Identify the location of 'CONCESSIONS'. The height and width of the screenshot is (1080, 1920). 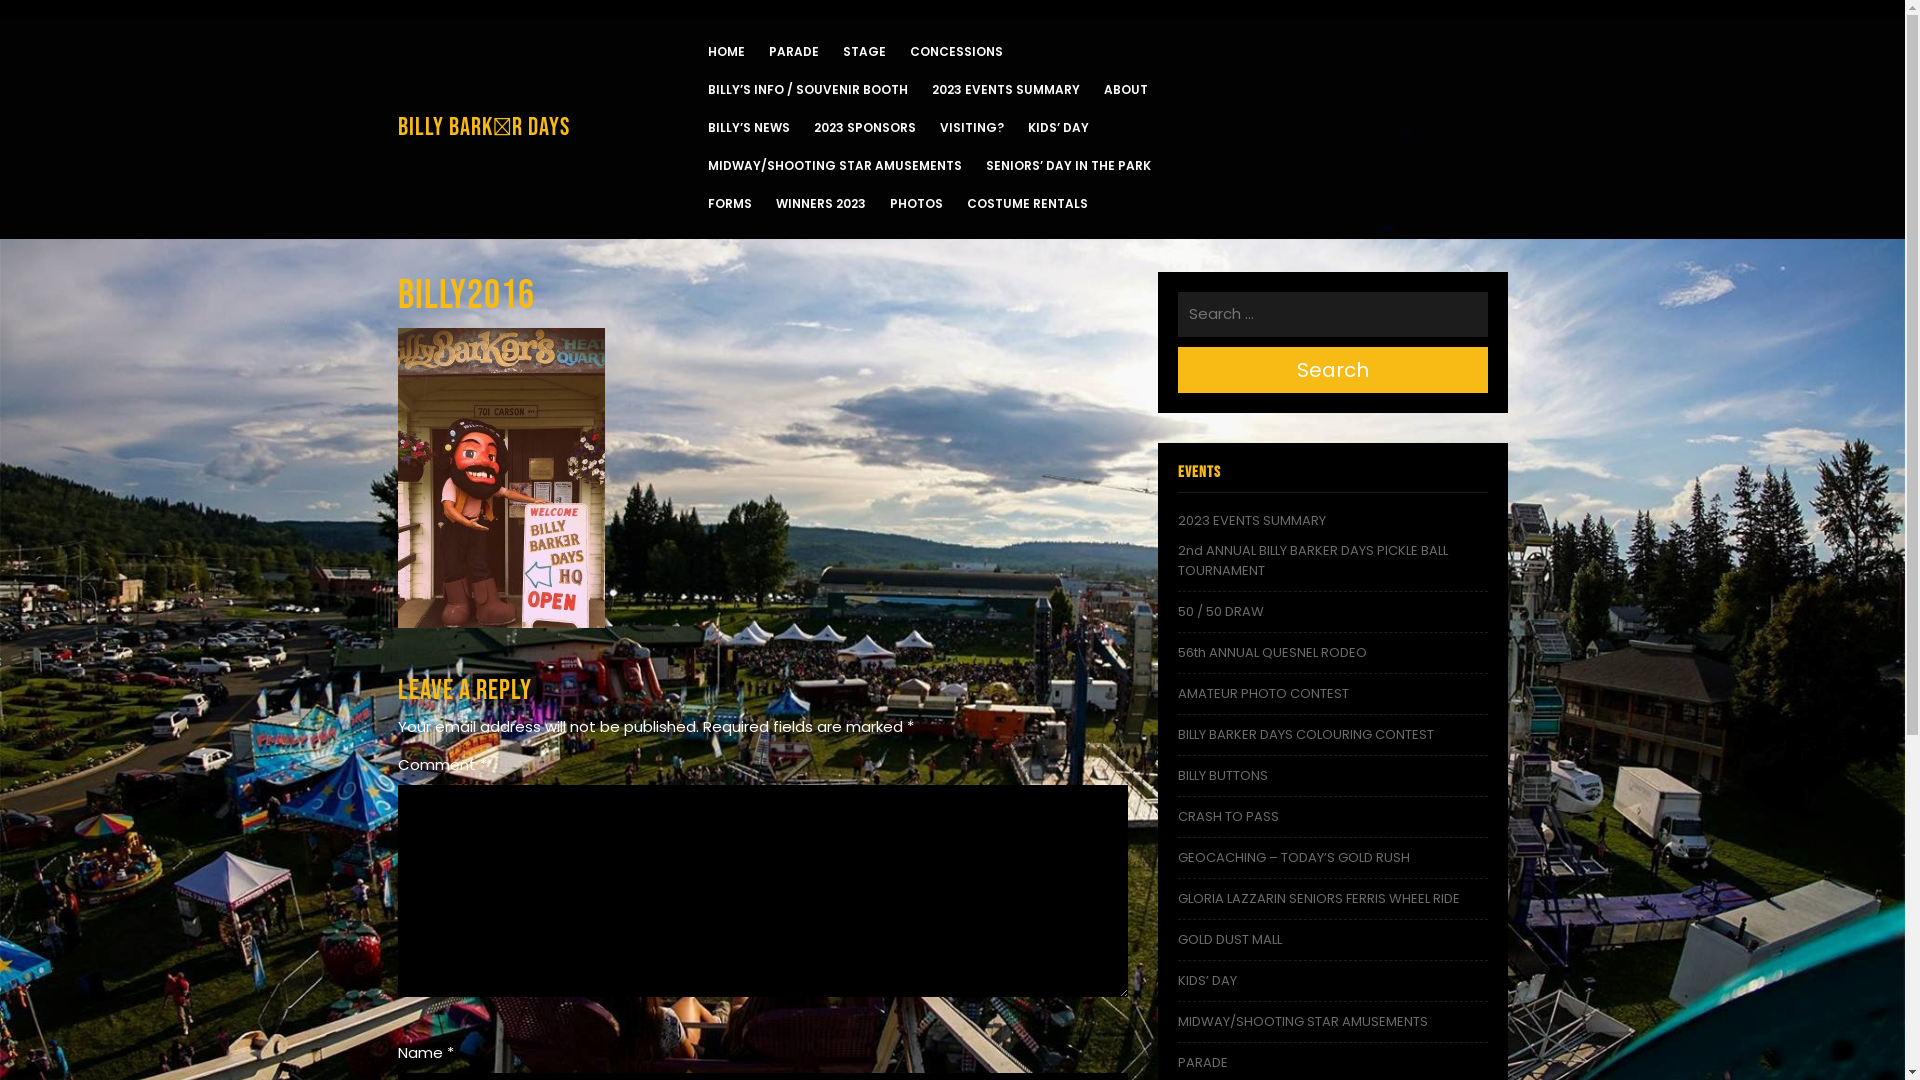
(909, 50).